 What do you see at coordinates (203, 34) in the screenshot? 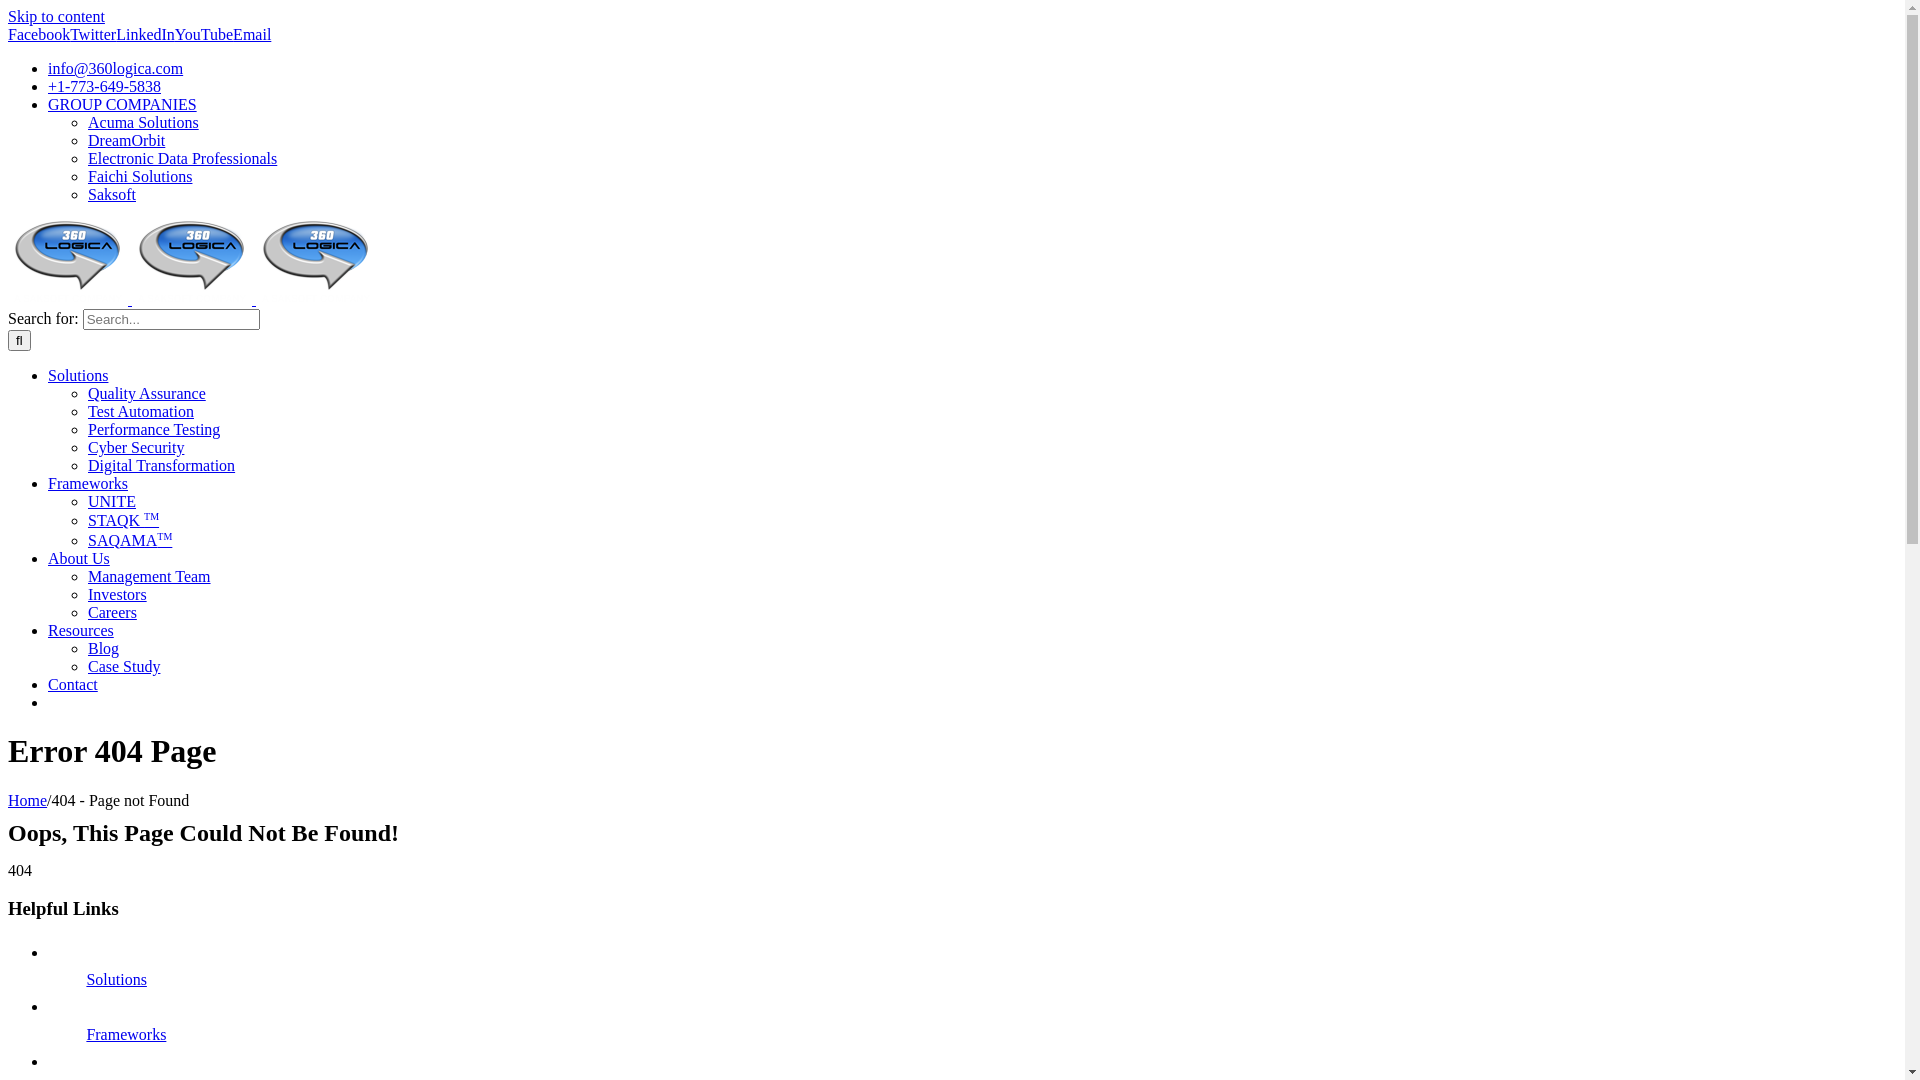
I see `'YouTube'` at bounding box center [203, 34].